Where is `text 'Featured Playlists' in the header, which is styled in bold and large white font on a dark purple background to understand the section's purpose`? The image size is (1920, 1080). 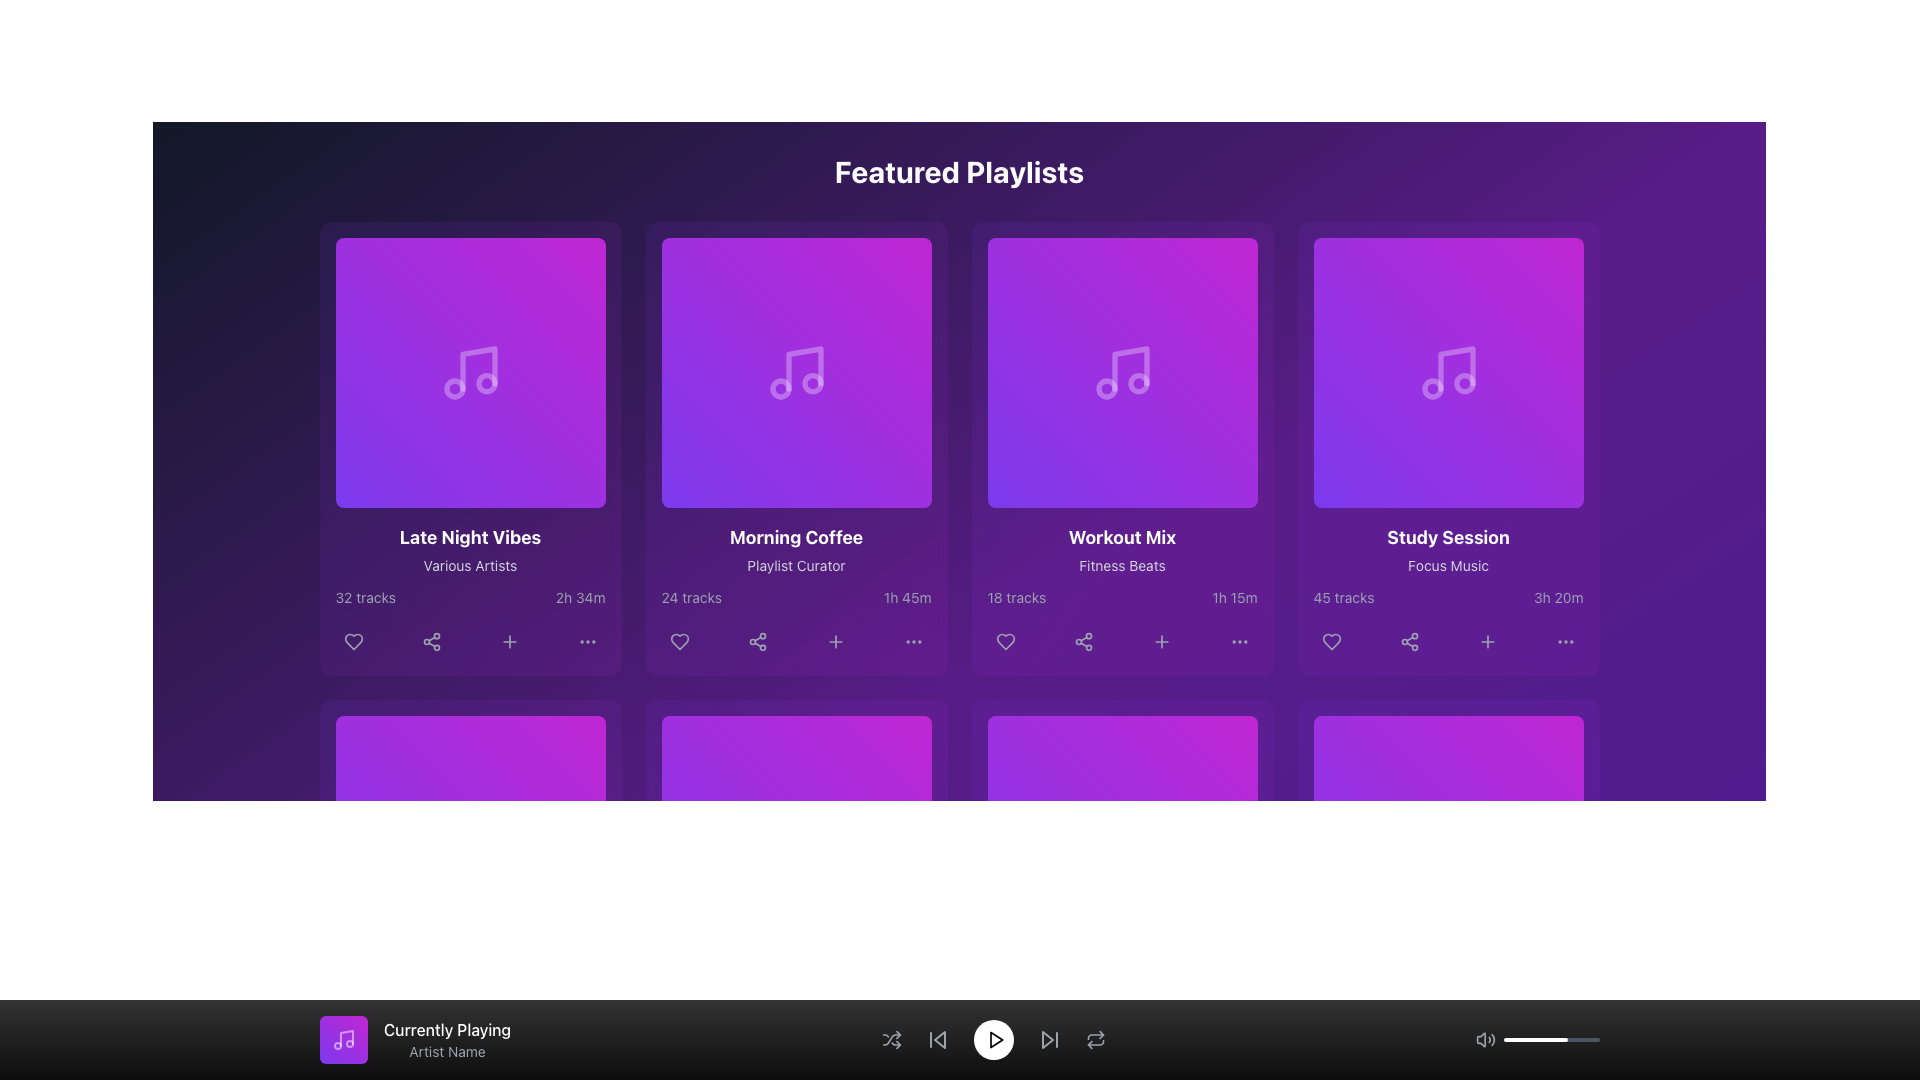 text 'Featured Playlists' in the header, which is styled in bold and large white font on a dark purple background to understand the section's purpose is located at coordinates (958, 171).